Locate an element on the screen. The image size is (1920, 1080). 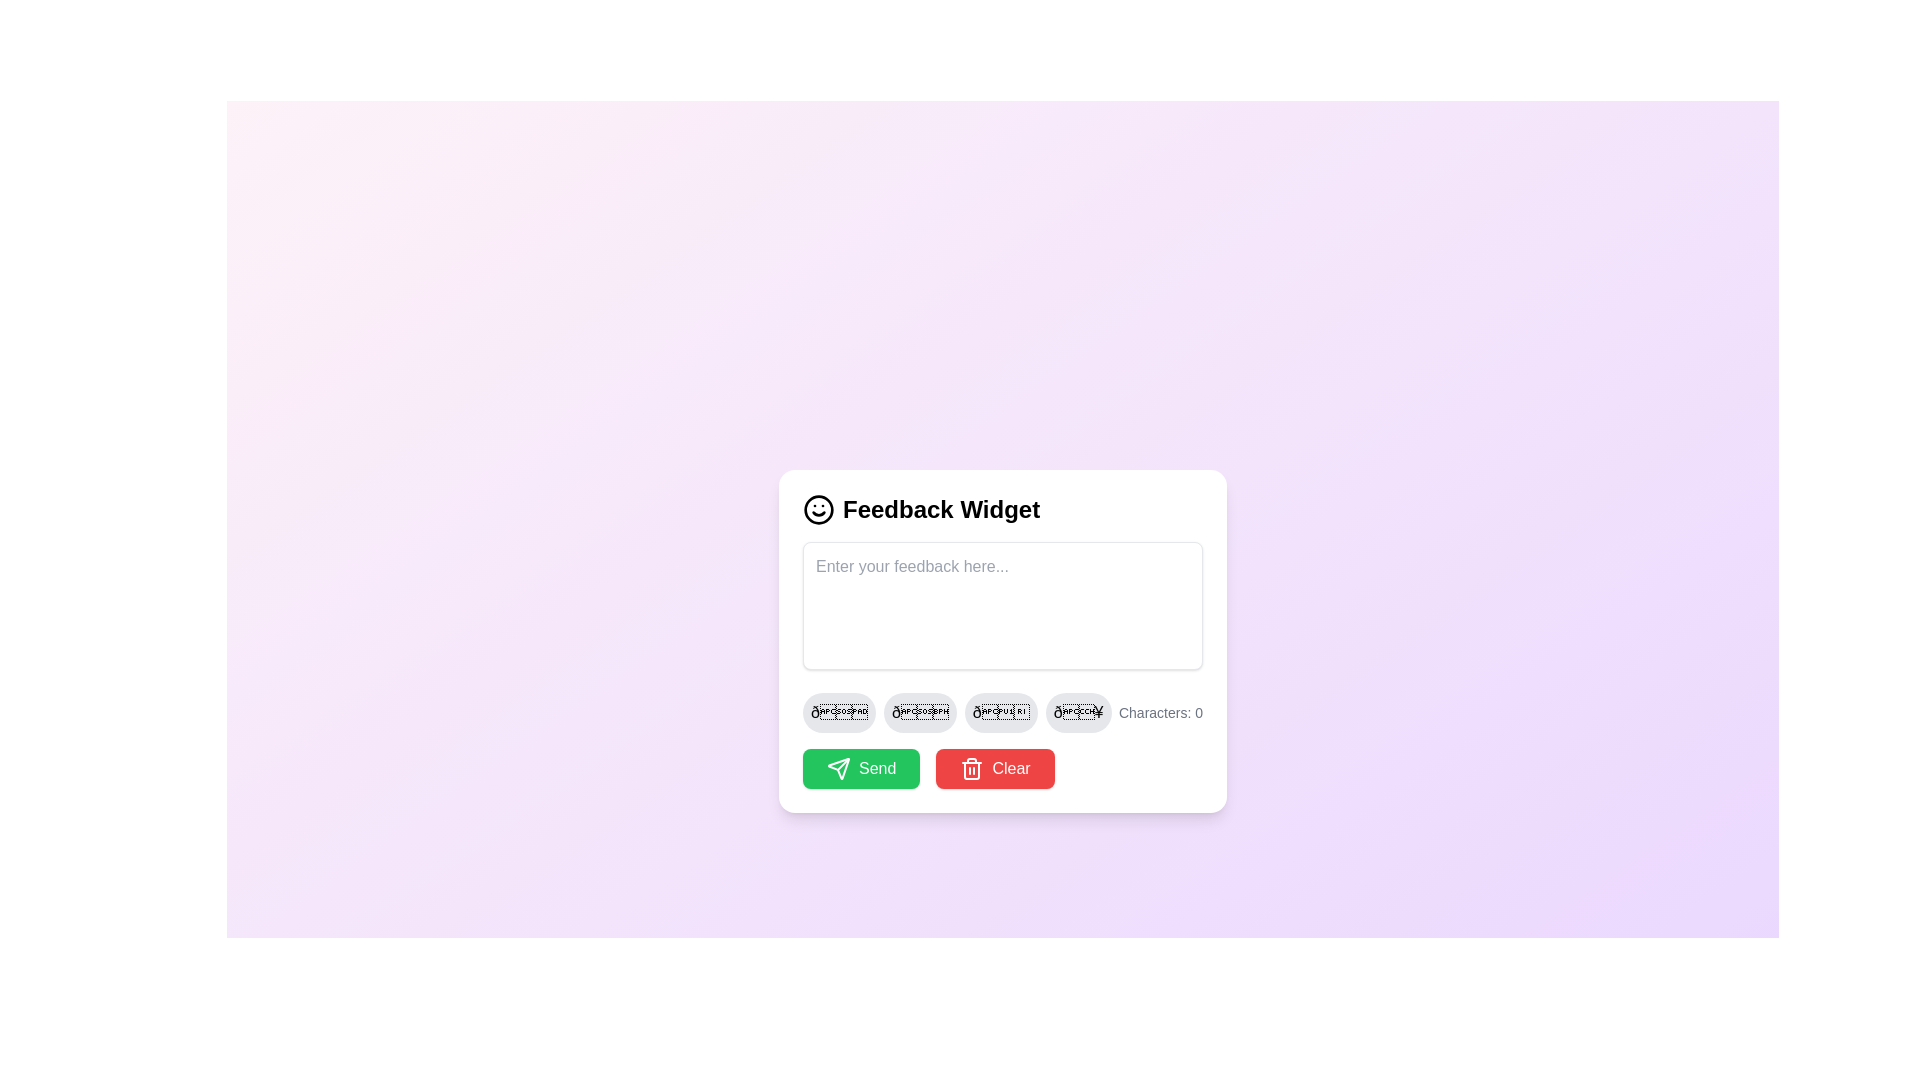
the paper-plane-shaped icon adjacent to the 'Send' text to send the feedback form is located at coordinates (839, 766).